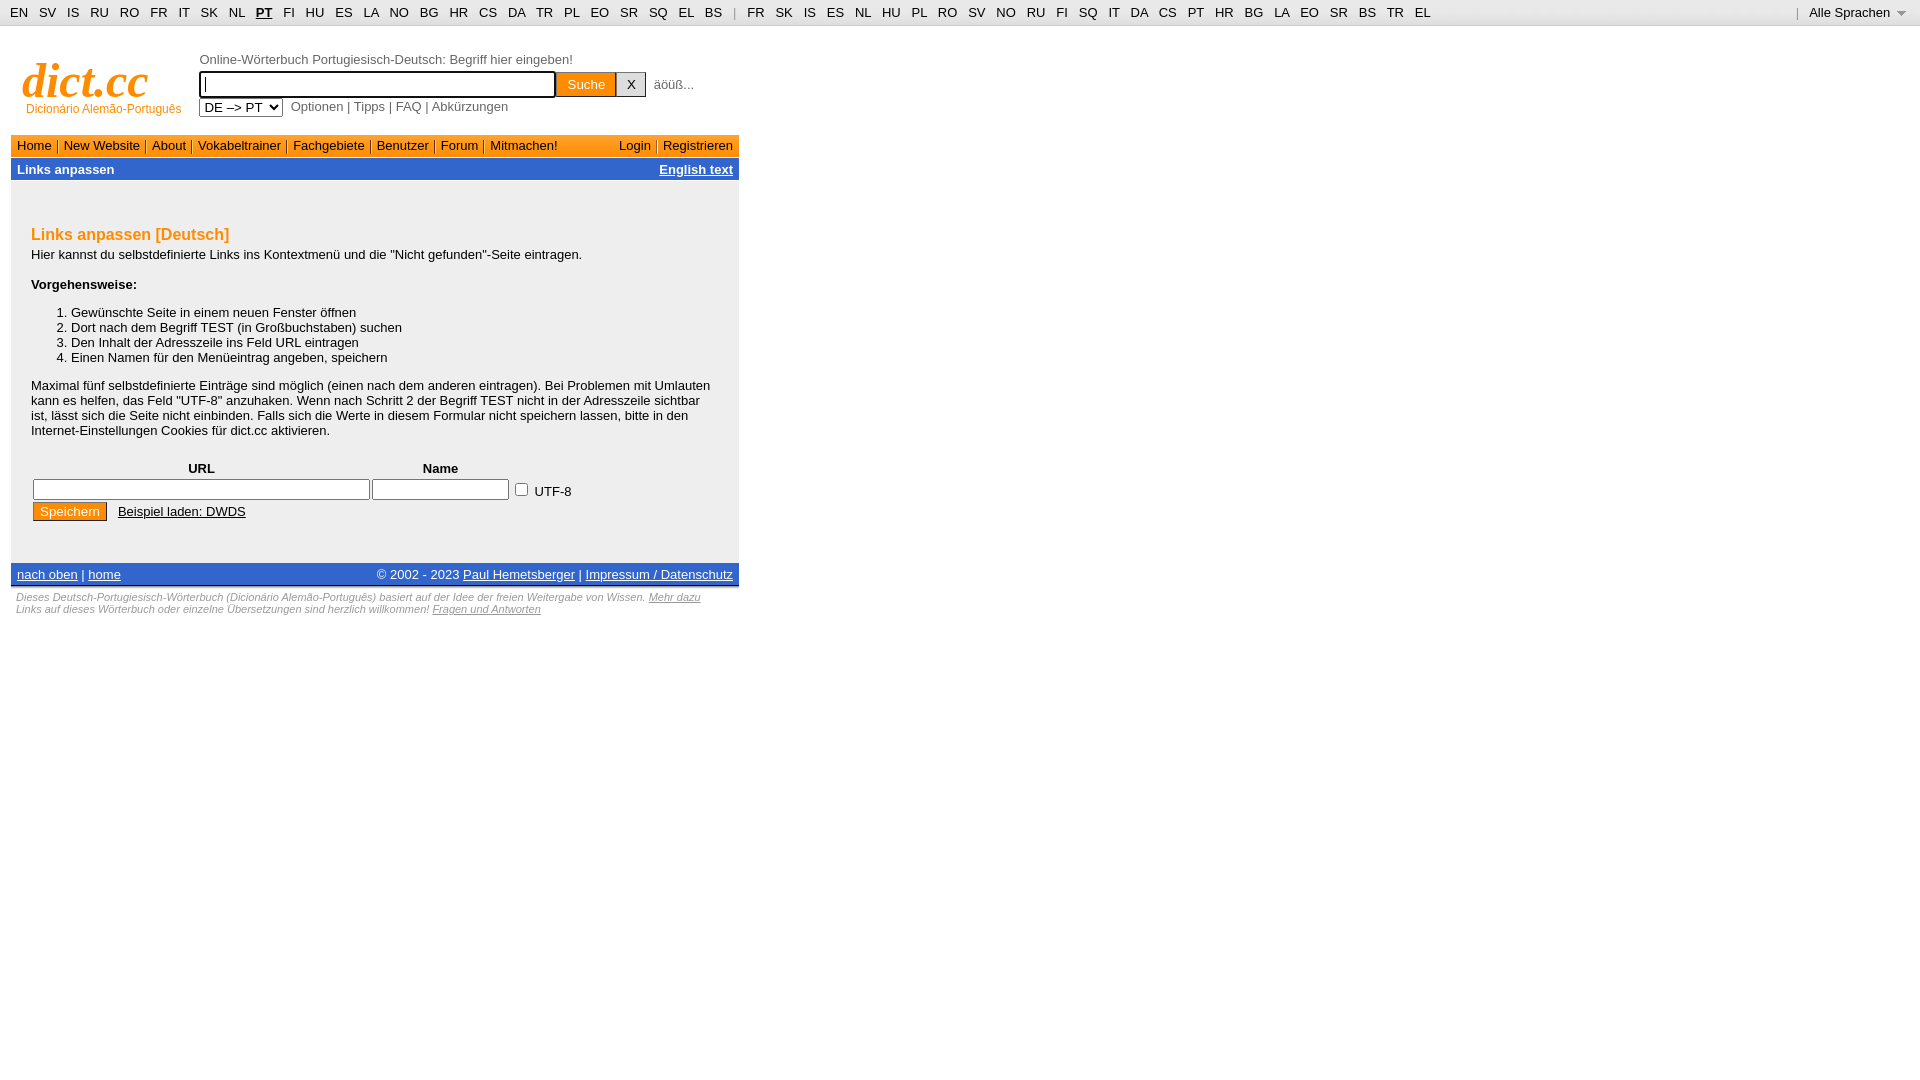 This screenshot has height=1080, width=1920. I want to click on 'Alle Sprachen ', so click(1856, 12).